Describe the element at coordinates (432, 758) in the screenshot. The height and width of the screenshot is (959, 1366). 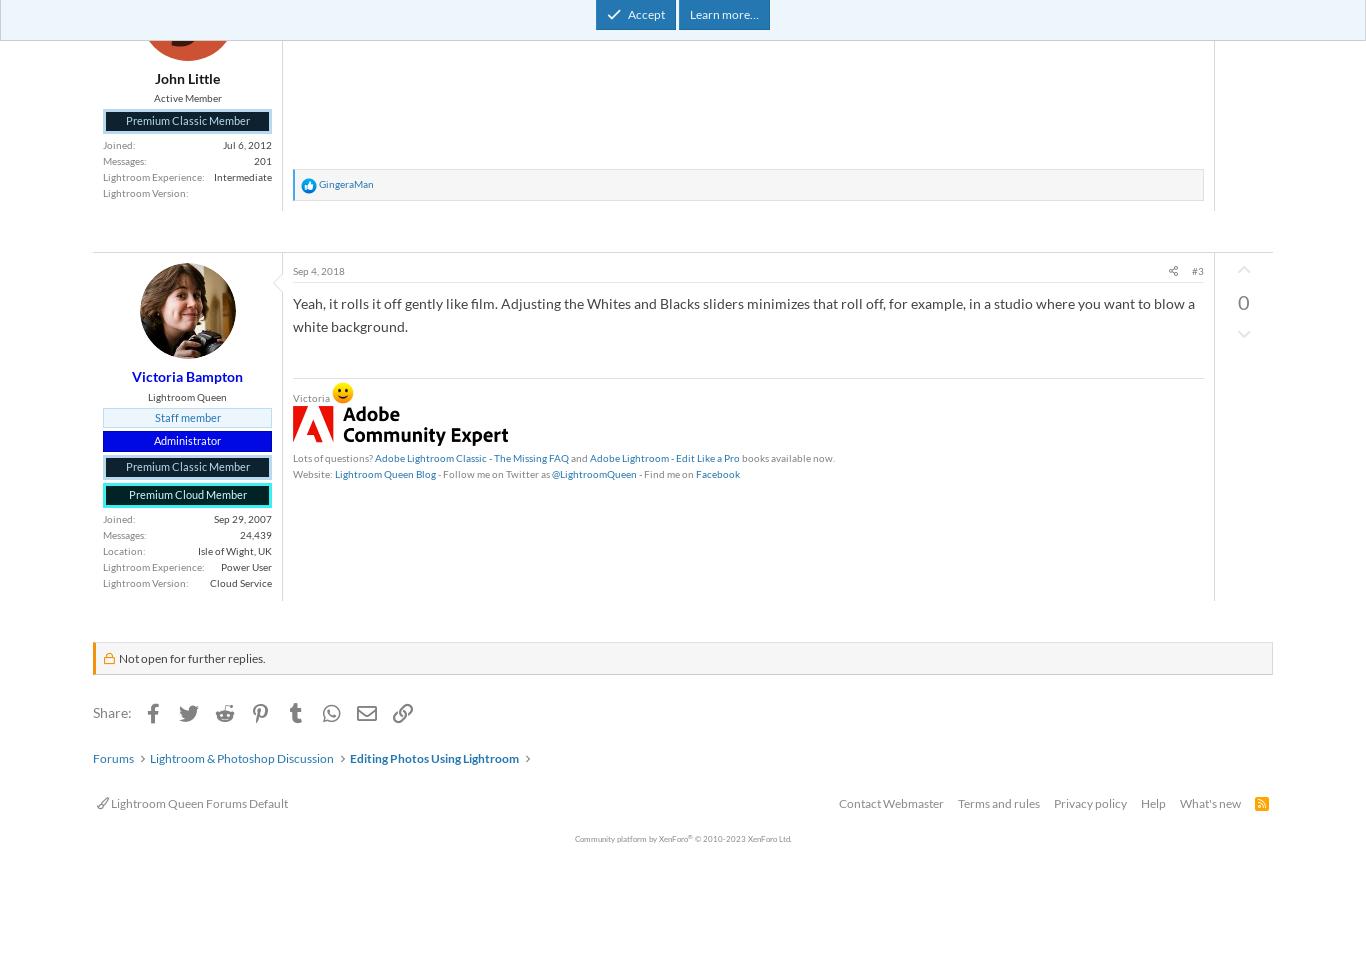
I see `'Editing Photos Using Lightroom'` at that location.